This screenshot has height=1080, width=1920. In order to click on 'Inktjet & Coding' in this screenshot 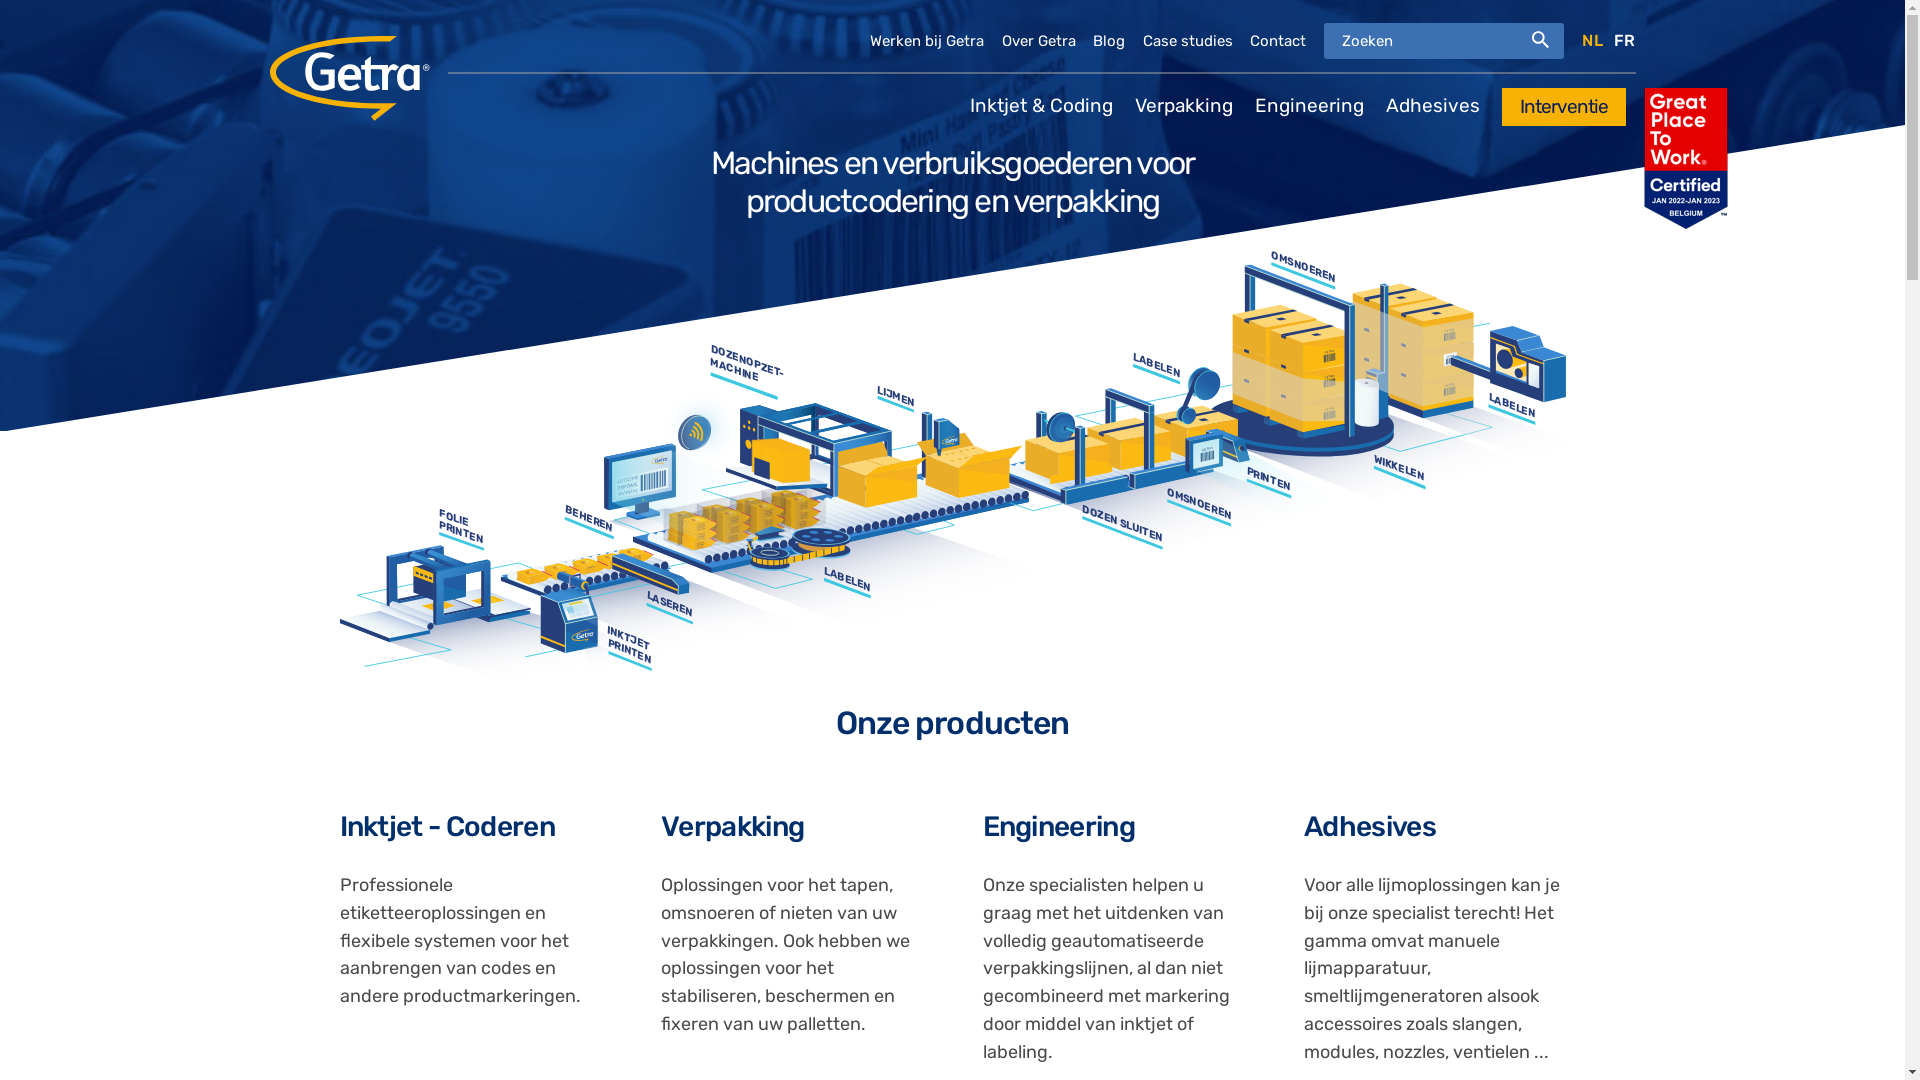, I will do `click(1040, 105)`.